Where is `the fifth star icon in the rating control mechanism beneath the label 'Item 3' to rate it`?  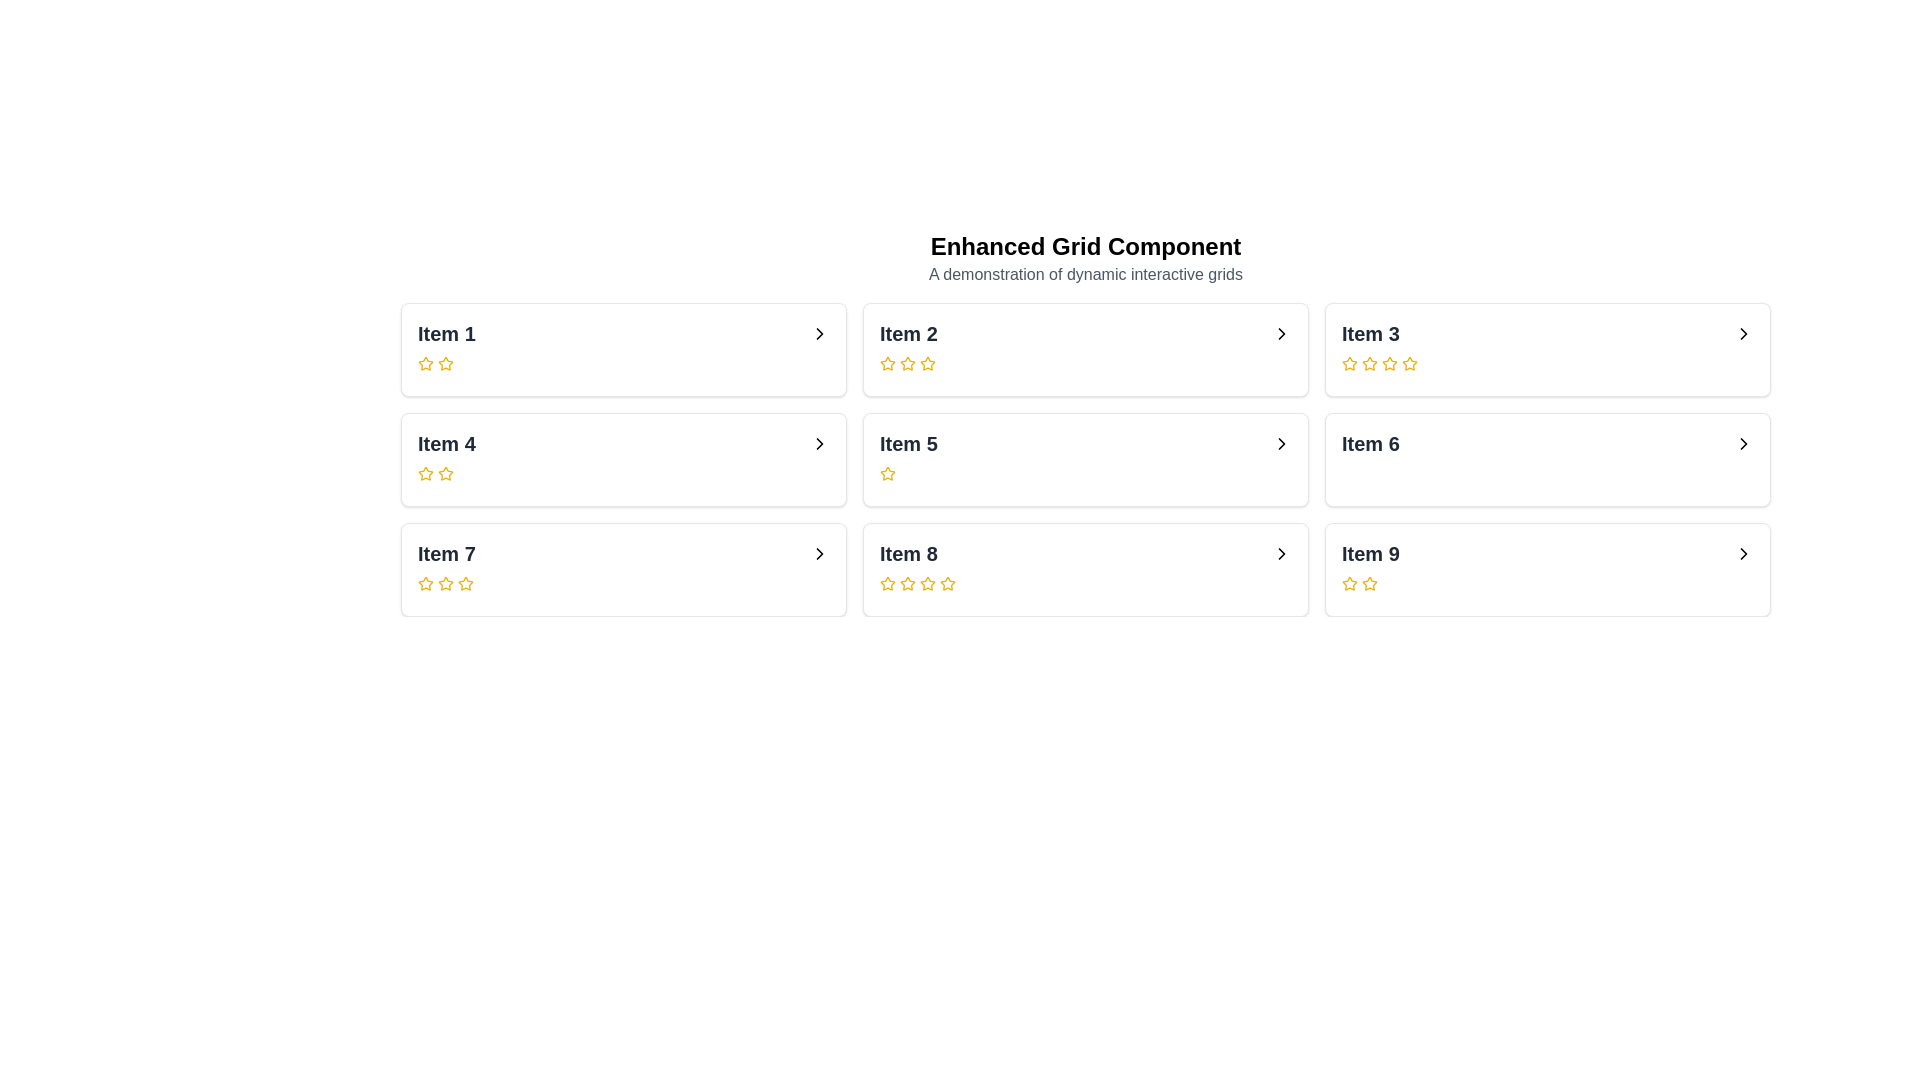 the fifth star icon in the rating control mechanism beneath the label 'Item 3' to rate it is located at coordinates (1409, 363).